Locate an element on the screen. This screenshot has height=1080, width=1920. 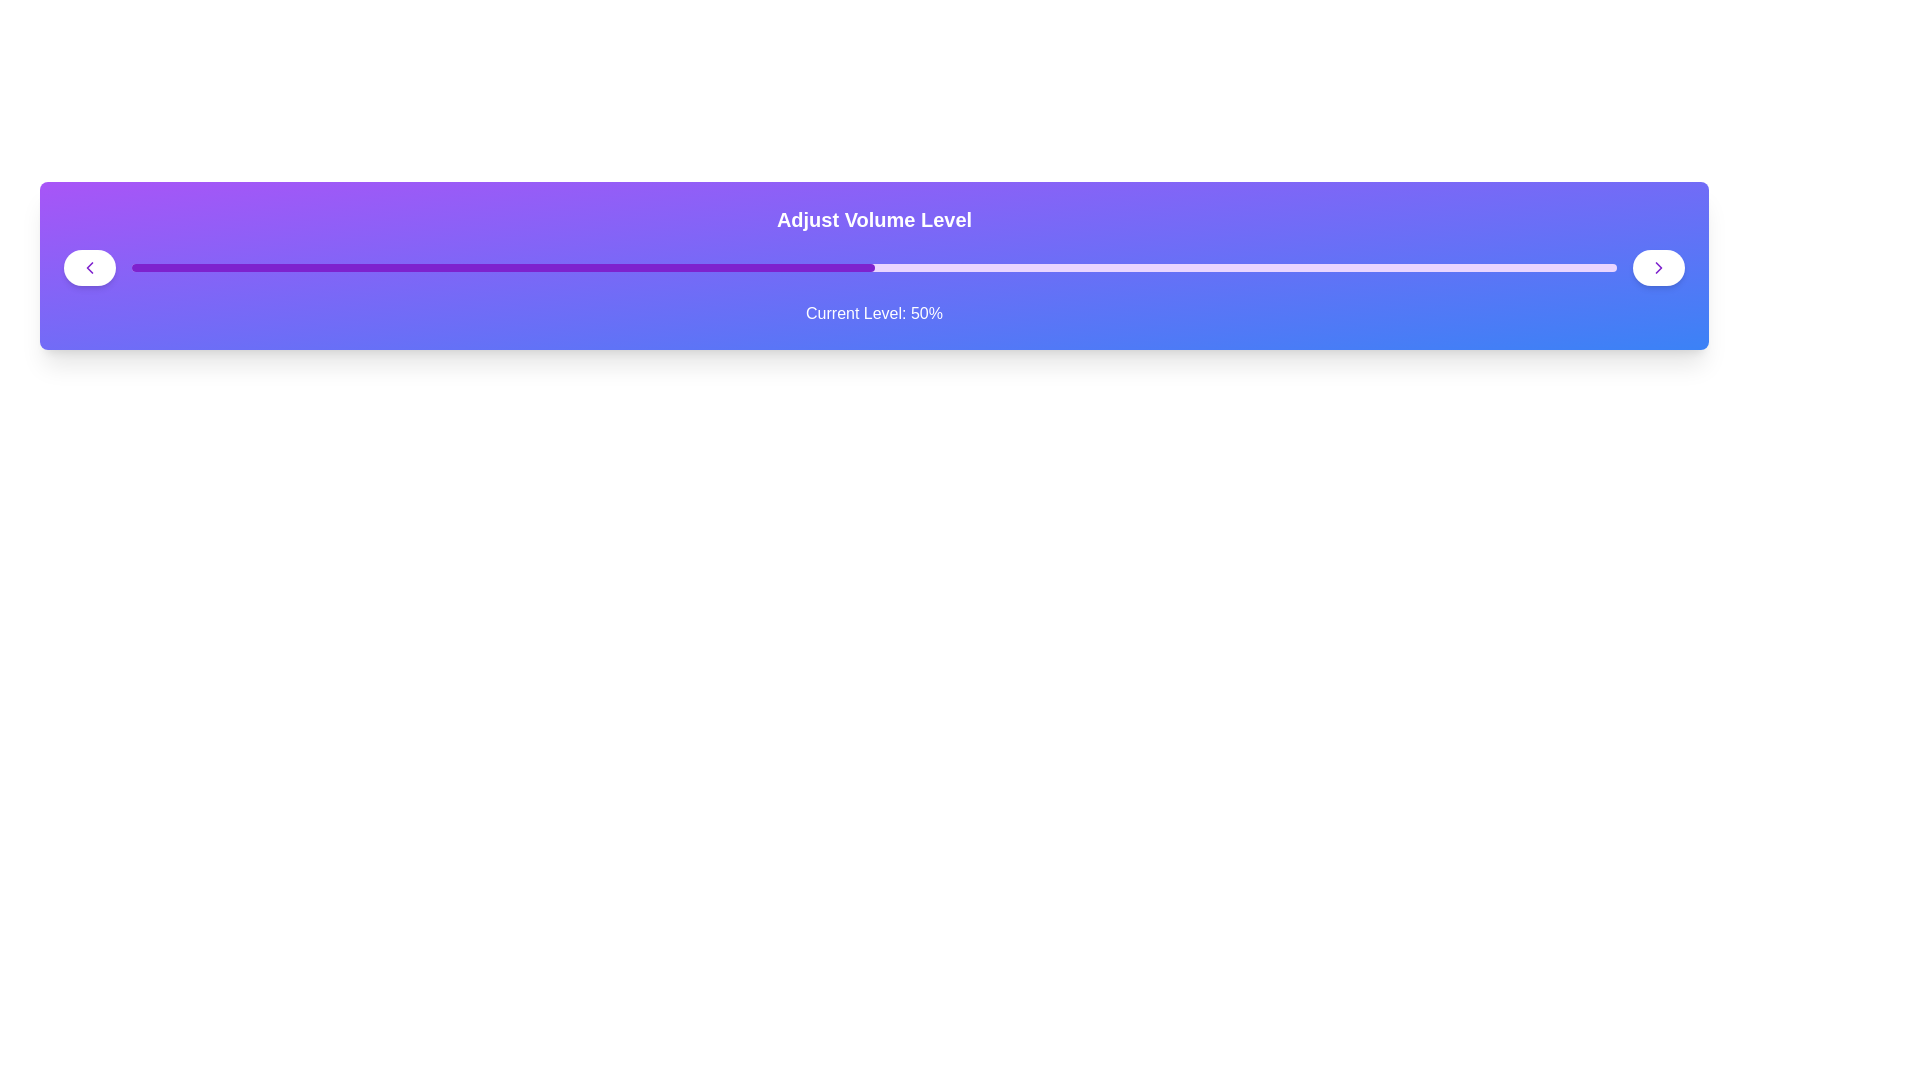
the SVG icon that indicates the action of increasing volume, located at the center of the button labeled 'Increase volume' is located at coordinates (1659, 266).